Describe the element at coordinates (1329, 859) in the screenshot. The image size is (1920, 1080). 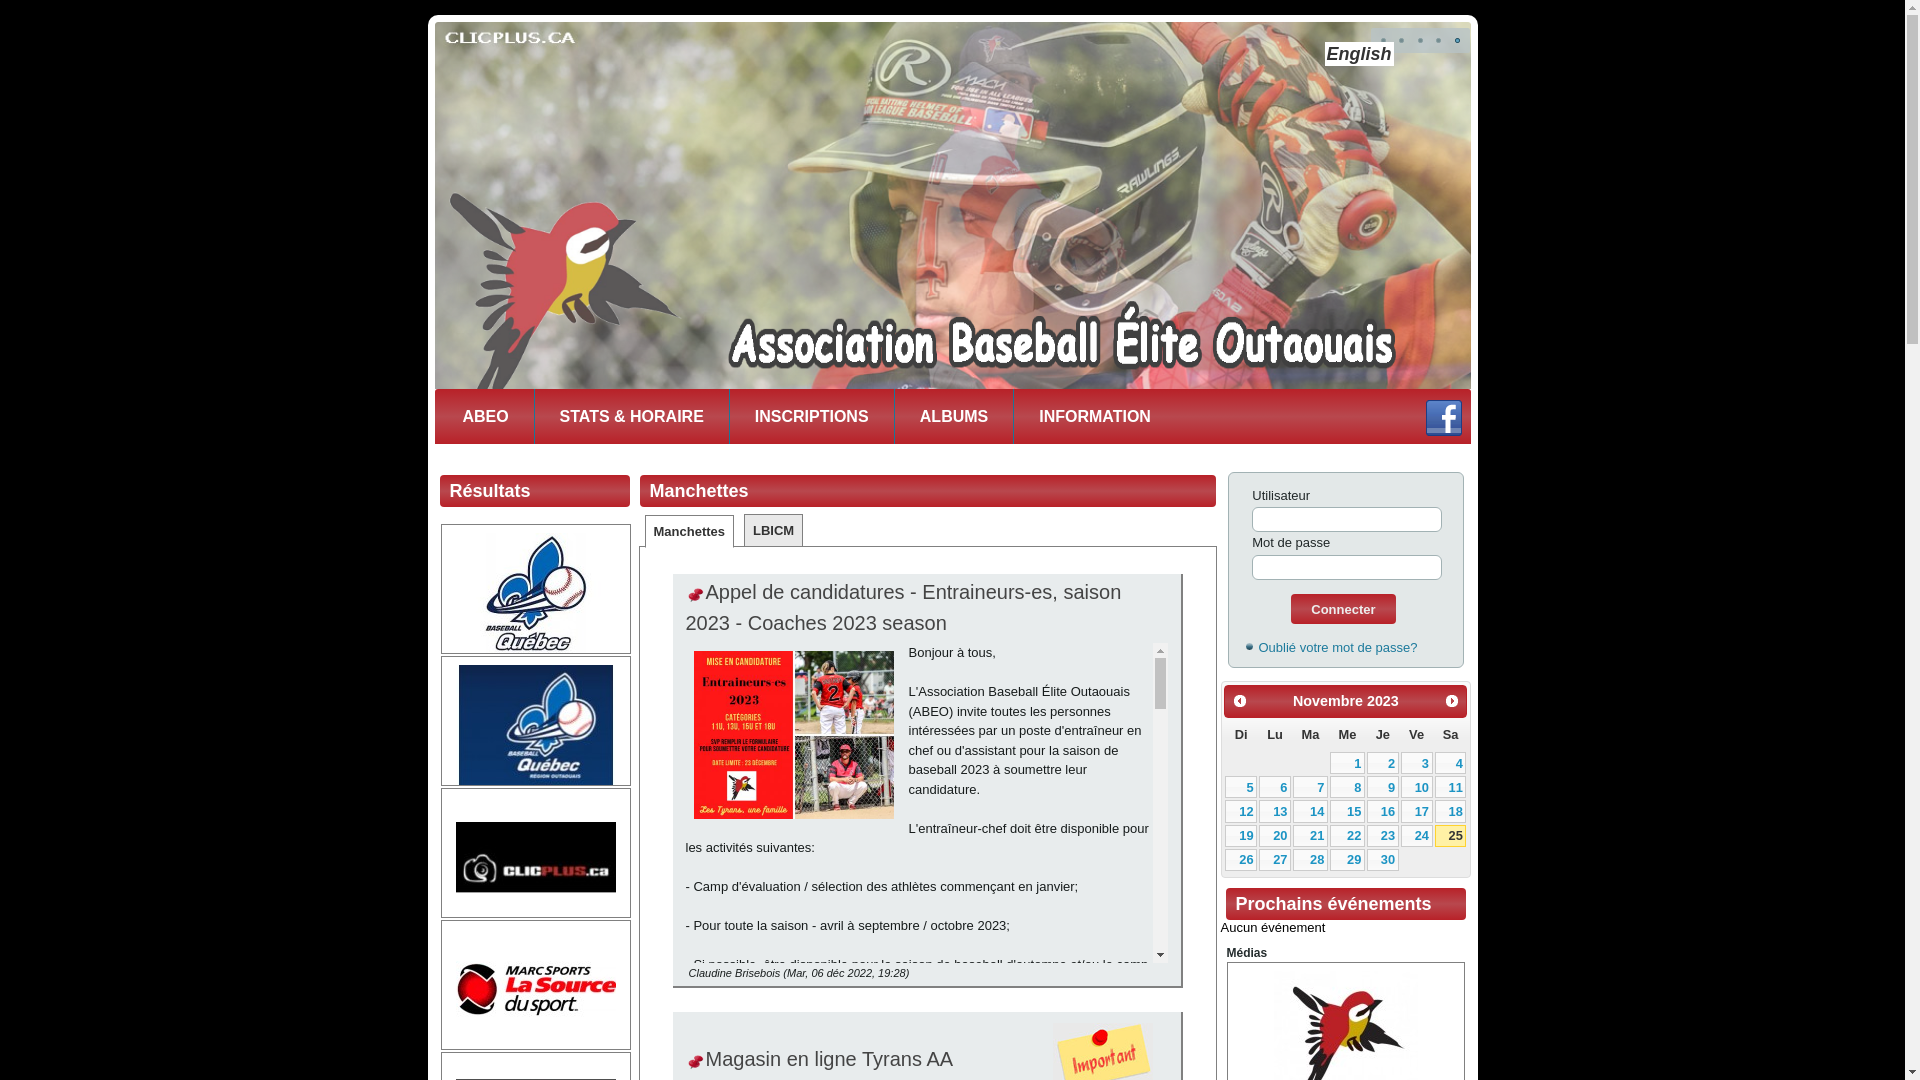
I see `'29'` at that location.